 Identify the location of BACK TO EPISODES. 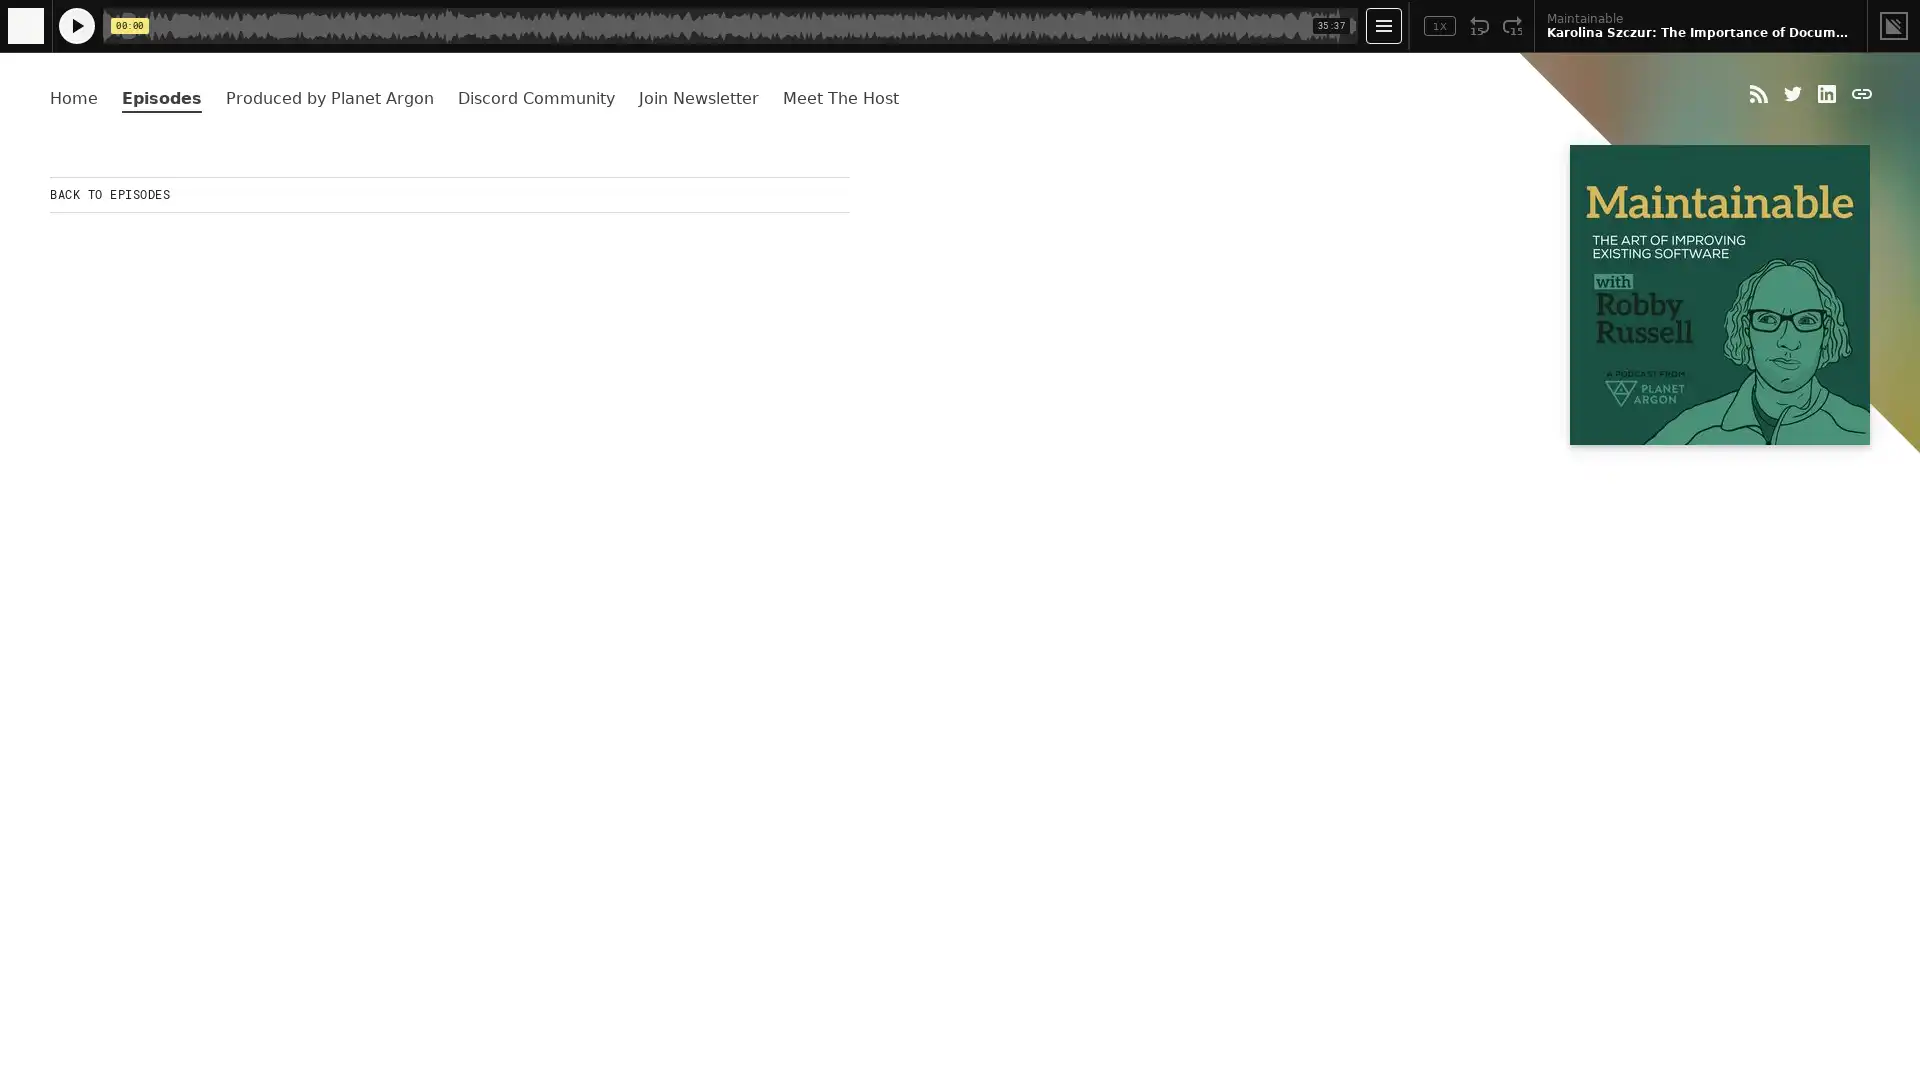
(449, 195).